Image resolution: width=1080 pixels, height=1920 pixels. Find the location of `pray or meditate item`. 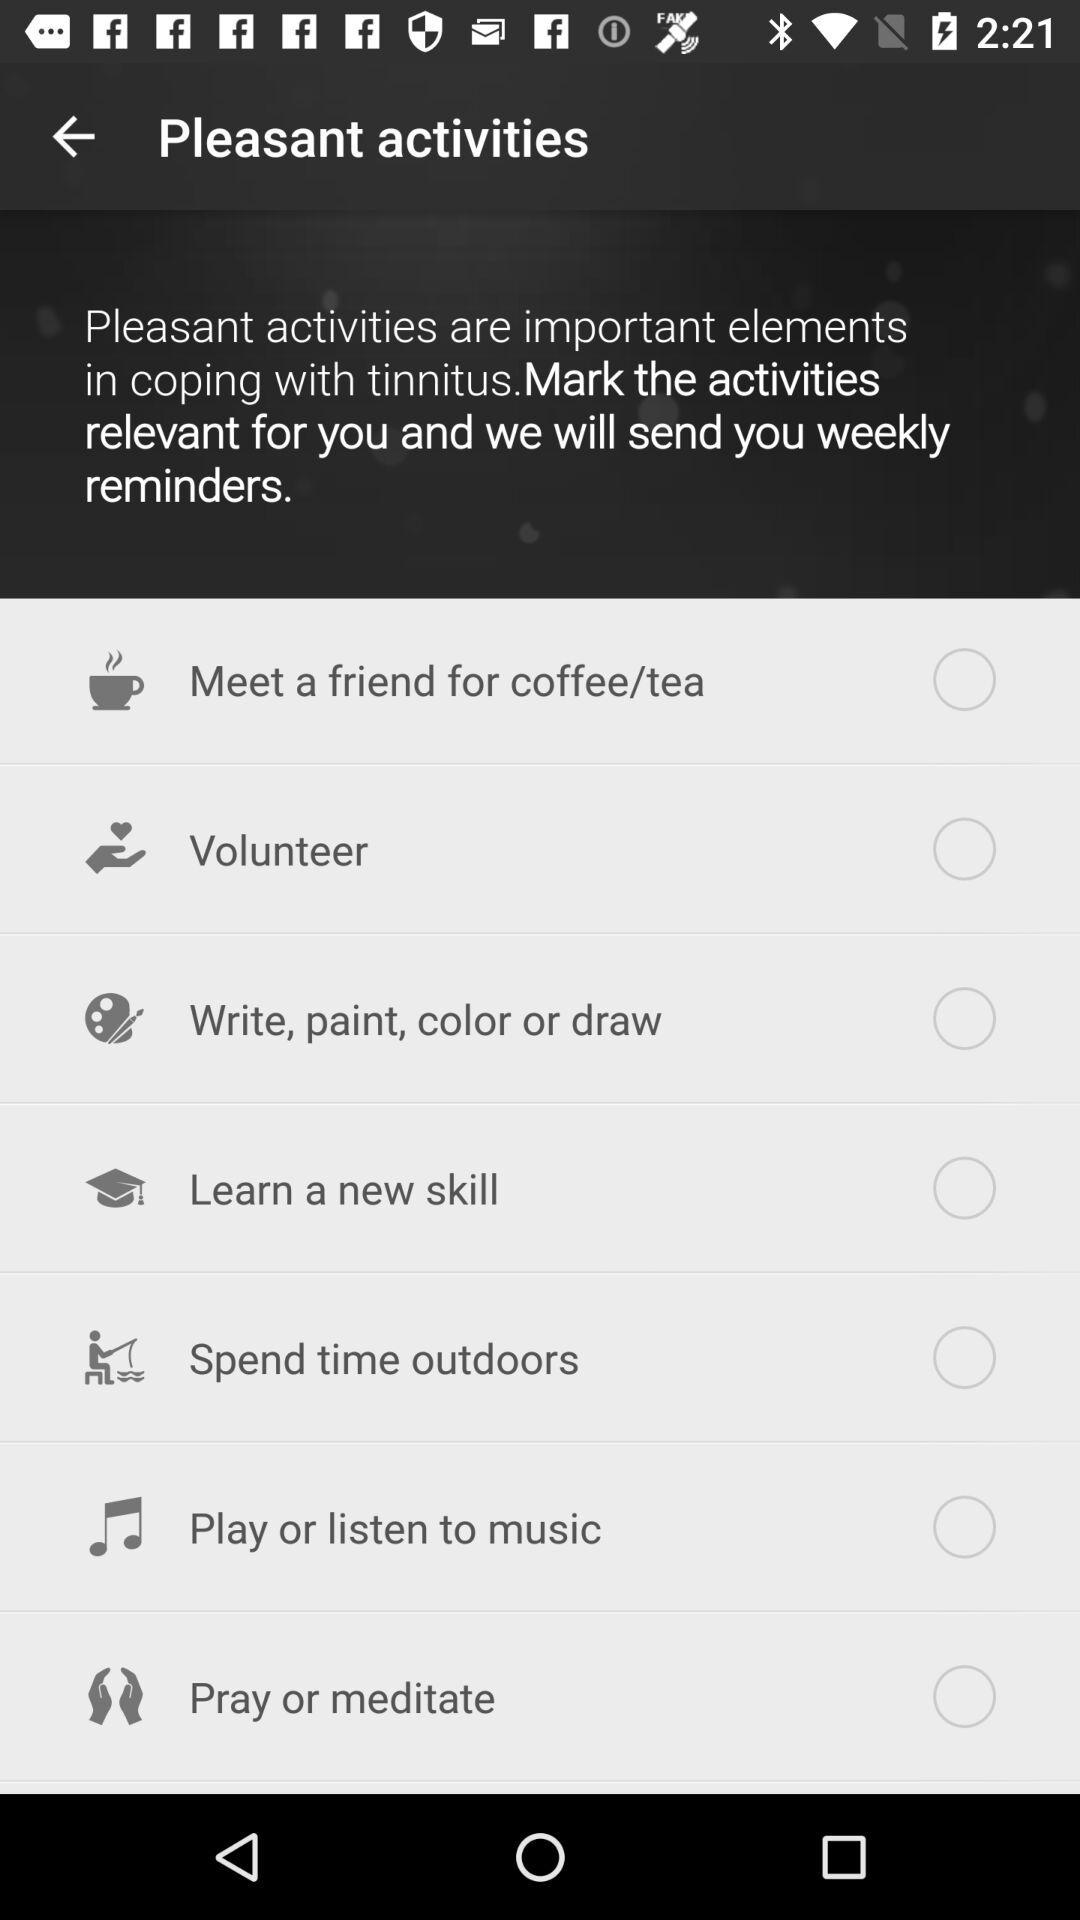

pray or meditate item is located at coordinates (540, 1695).